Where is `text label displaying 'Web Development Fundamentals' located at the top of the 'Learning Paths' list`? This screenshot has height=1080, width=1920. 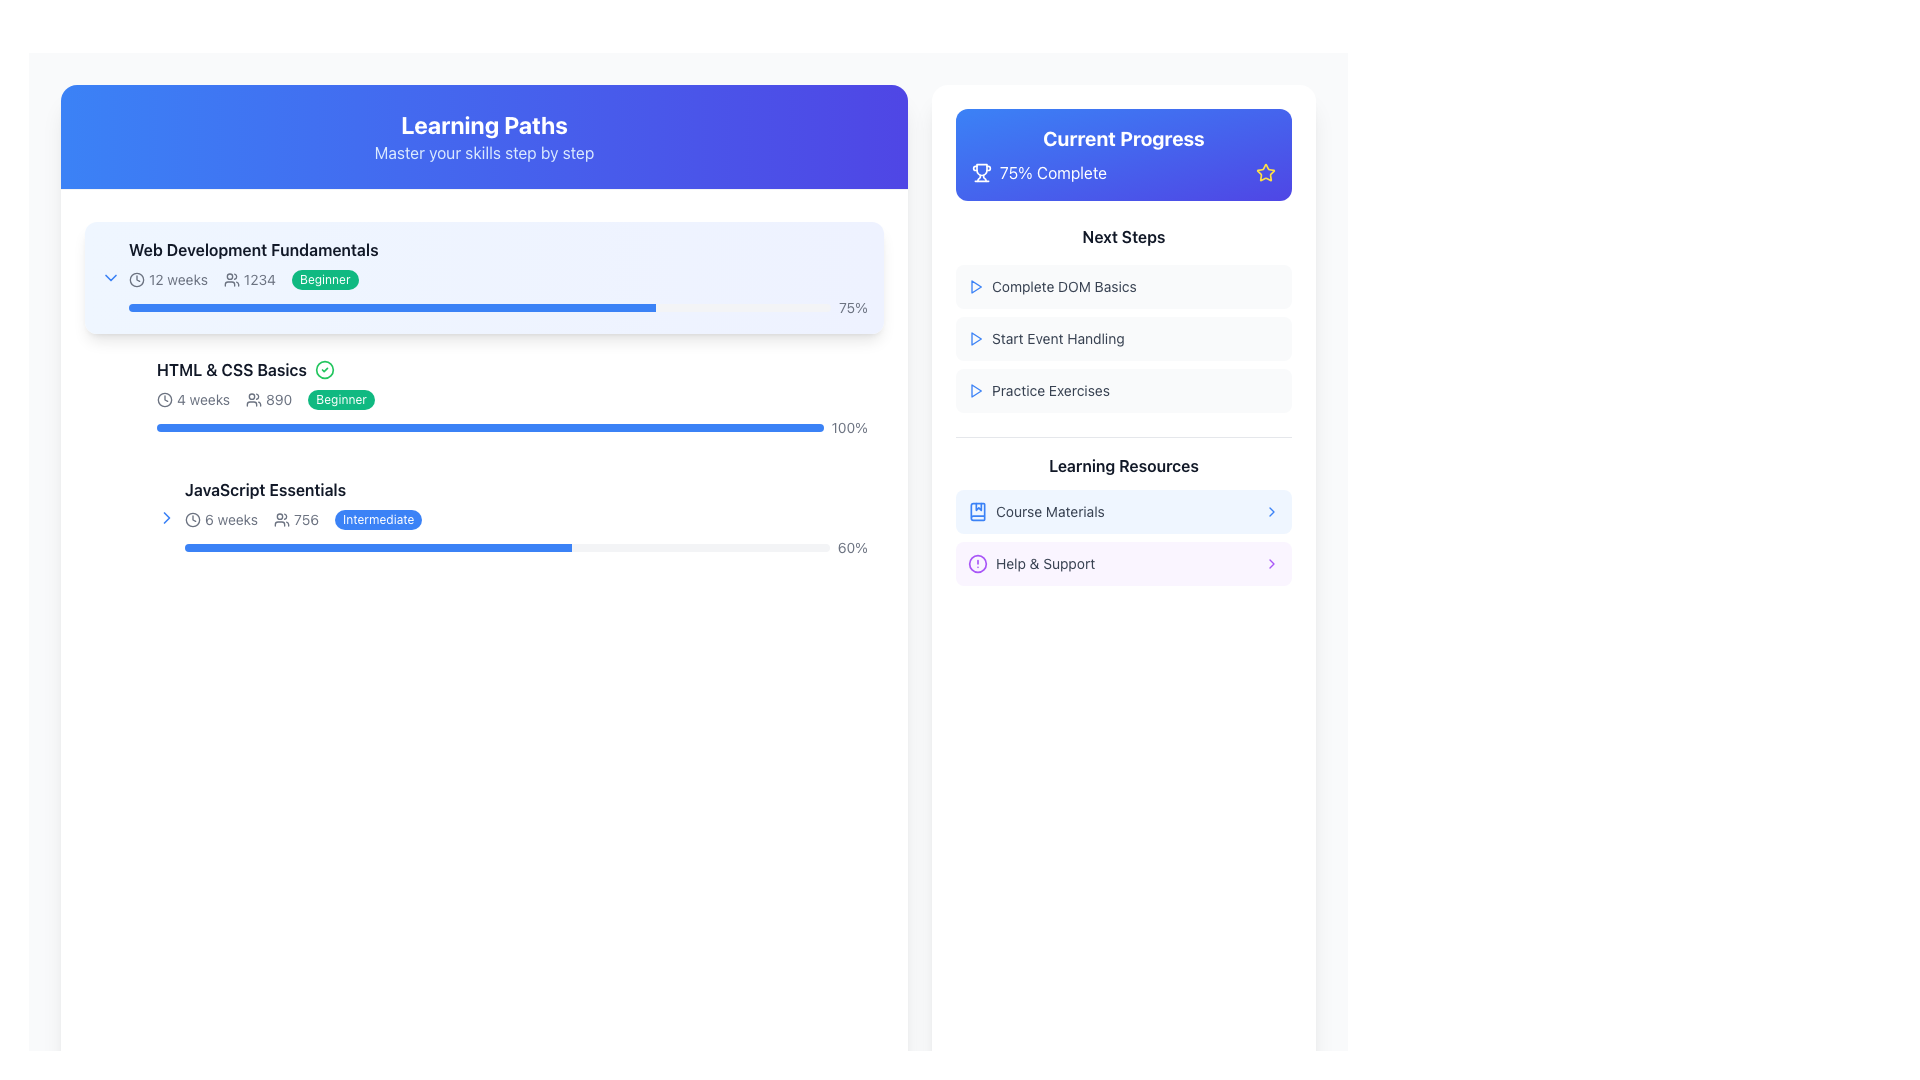
text label displaying 'Web Development Fundamentals' located at the top of the 'Learning Paths' list is located at coordinates (252, 249).